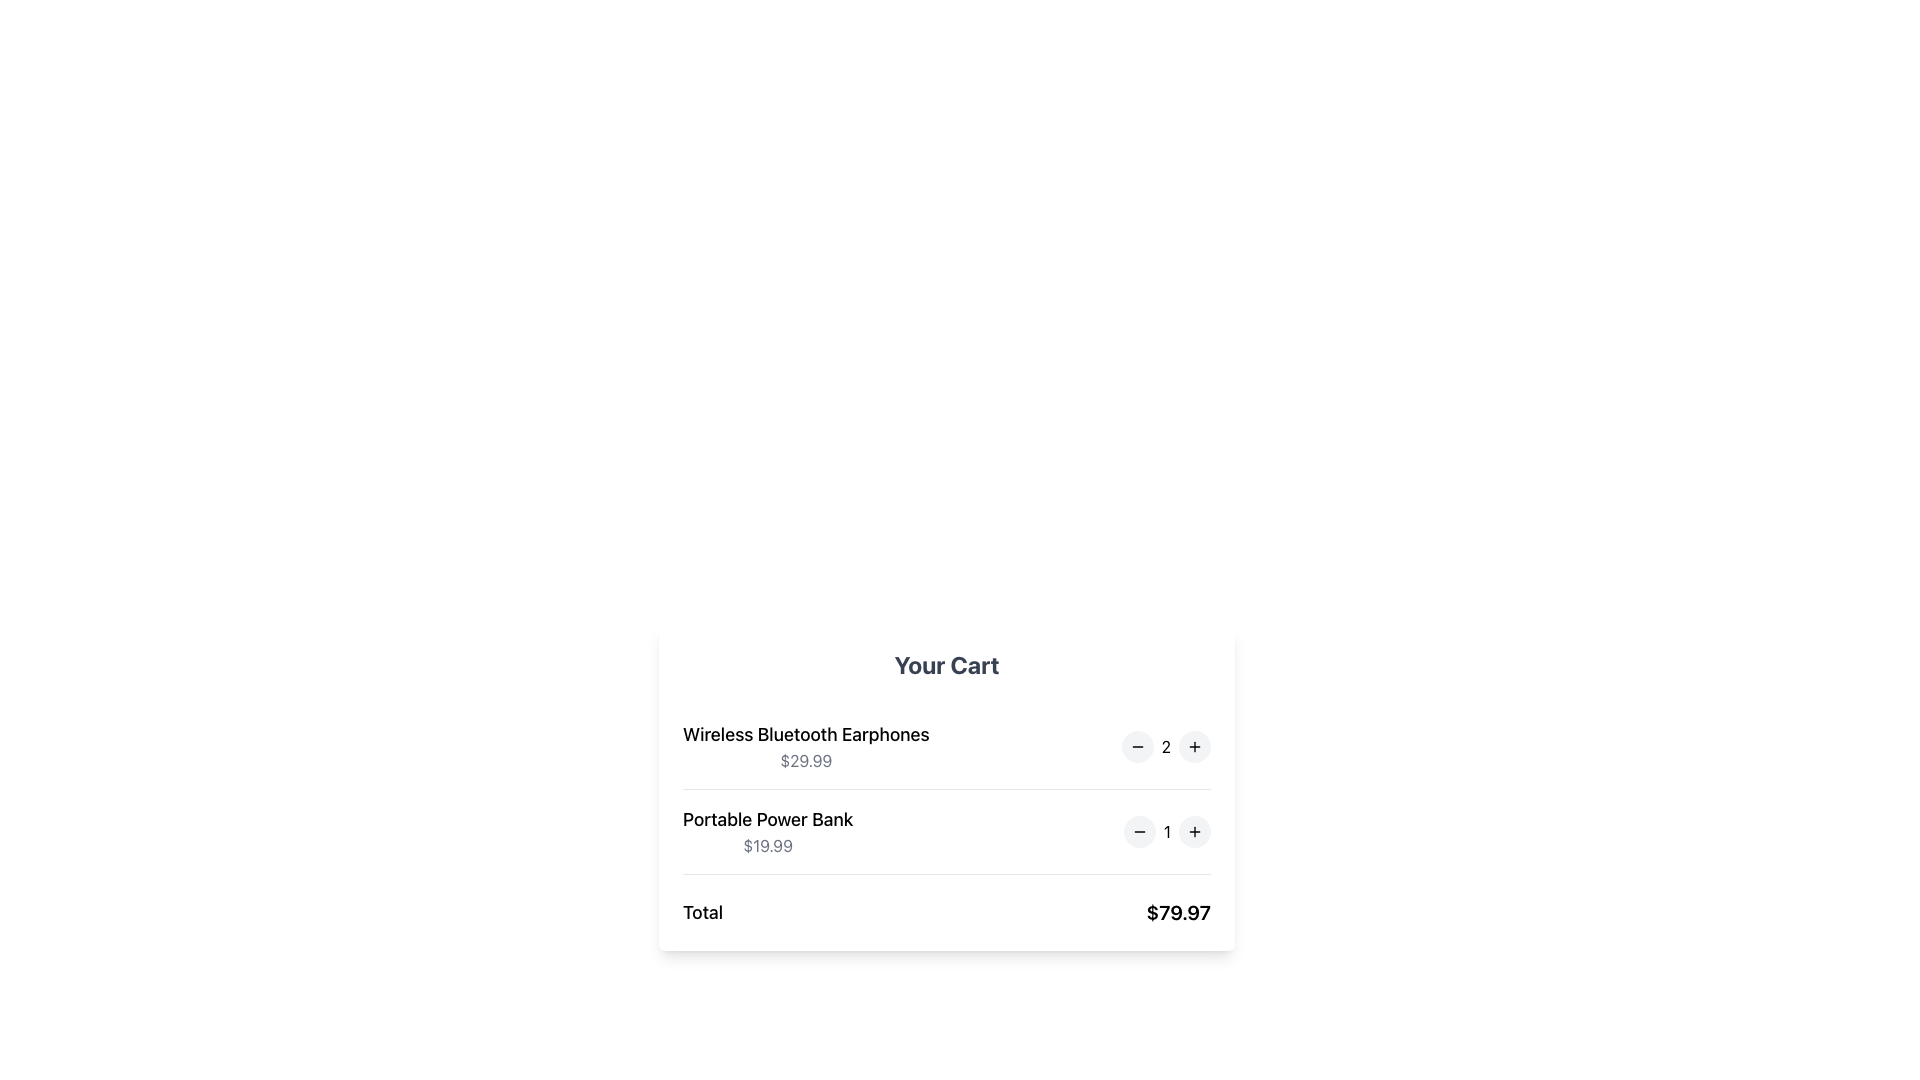 The image size is (1920, 1080). Describe the element at coordinates (1139, 832) in the screenshot. I see `the leftmost button in the group of three components next to the 'Portable Power Bank' item in the cart to decrease the item count` at that location.